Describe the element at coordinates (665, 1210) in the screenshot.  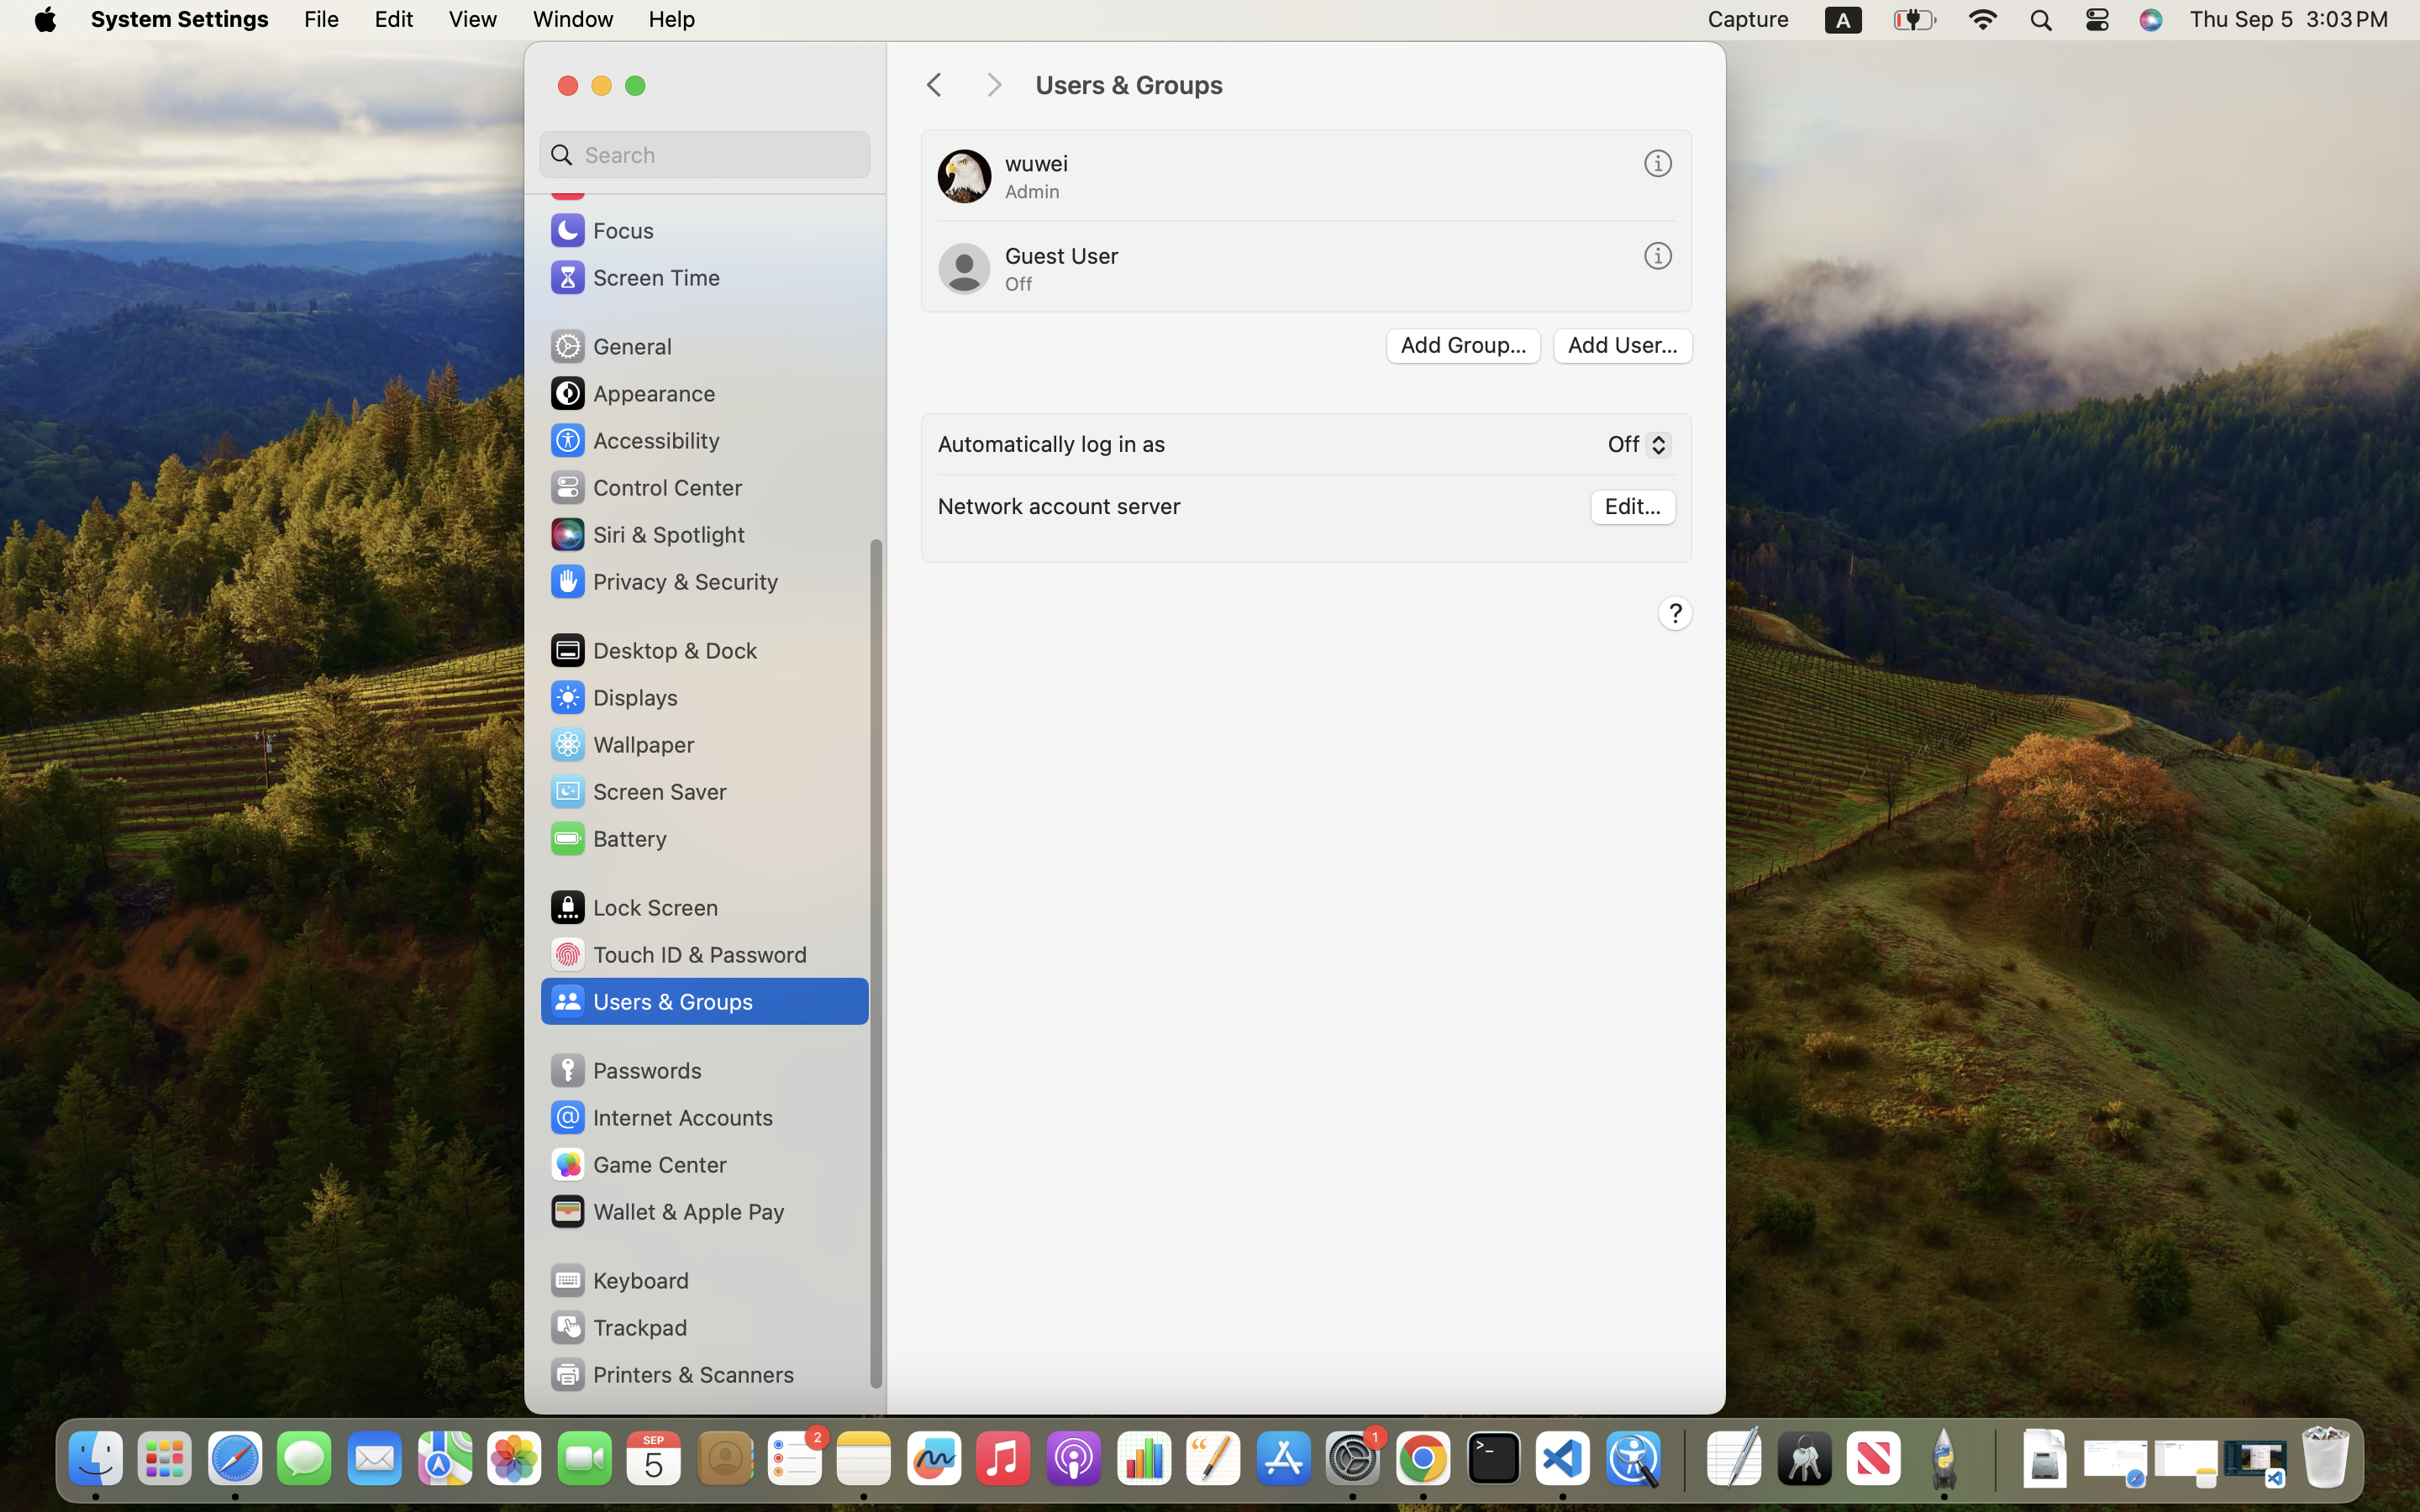
I see `'Wallet & Apple Pay'` at that location.